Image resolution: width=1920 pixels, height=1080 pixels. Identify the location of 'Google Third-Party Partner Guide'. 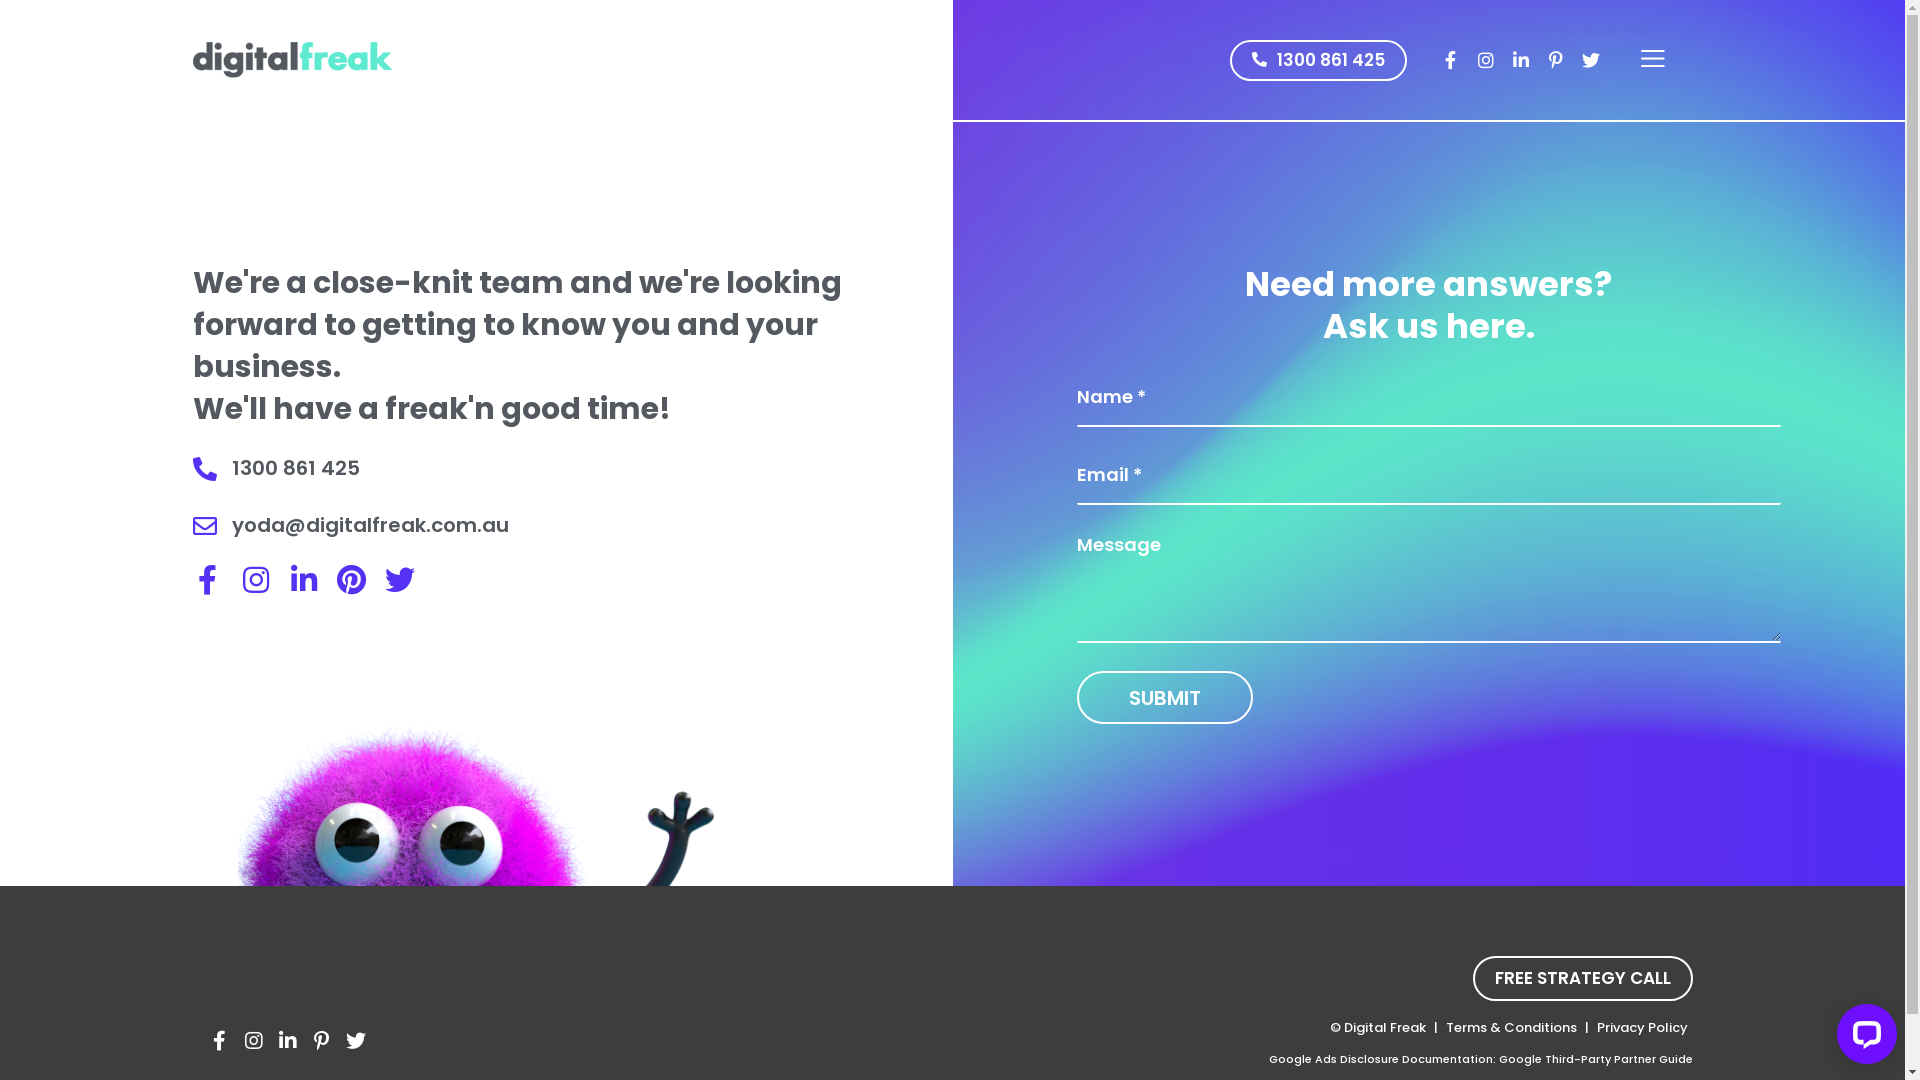
(1593, 1058).